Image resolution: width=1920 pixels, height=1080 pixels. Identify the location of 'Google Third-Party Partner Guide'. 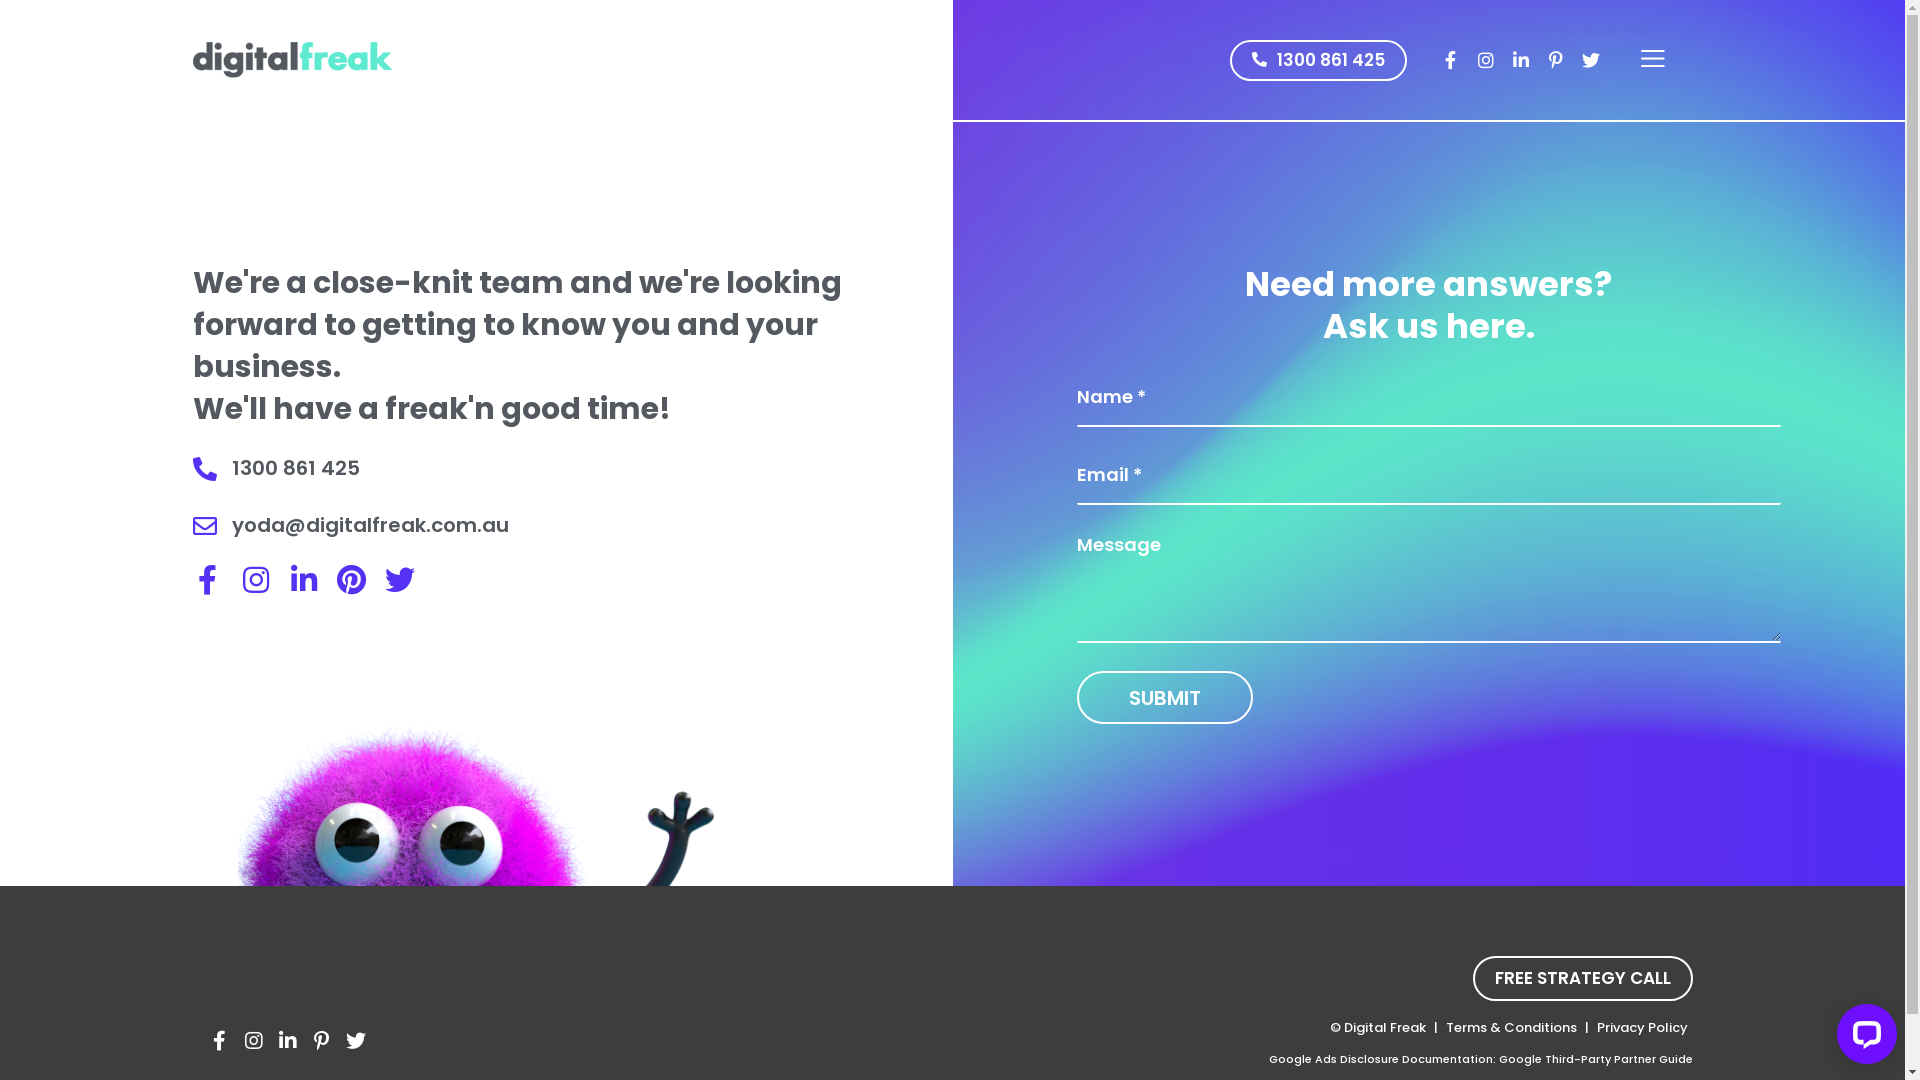
(1593, 1058).